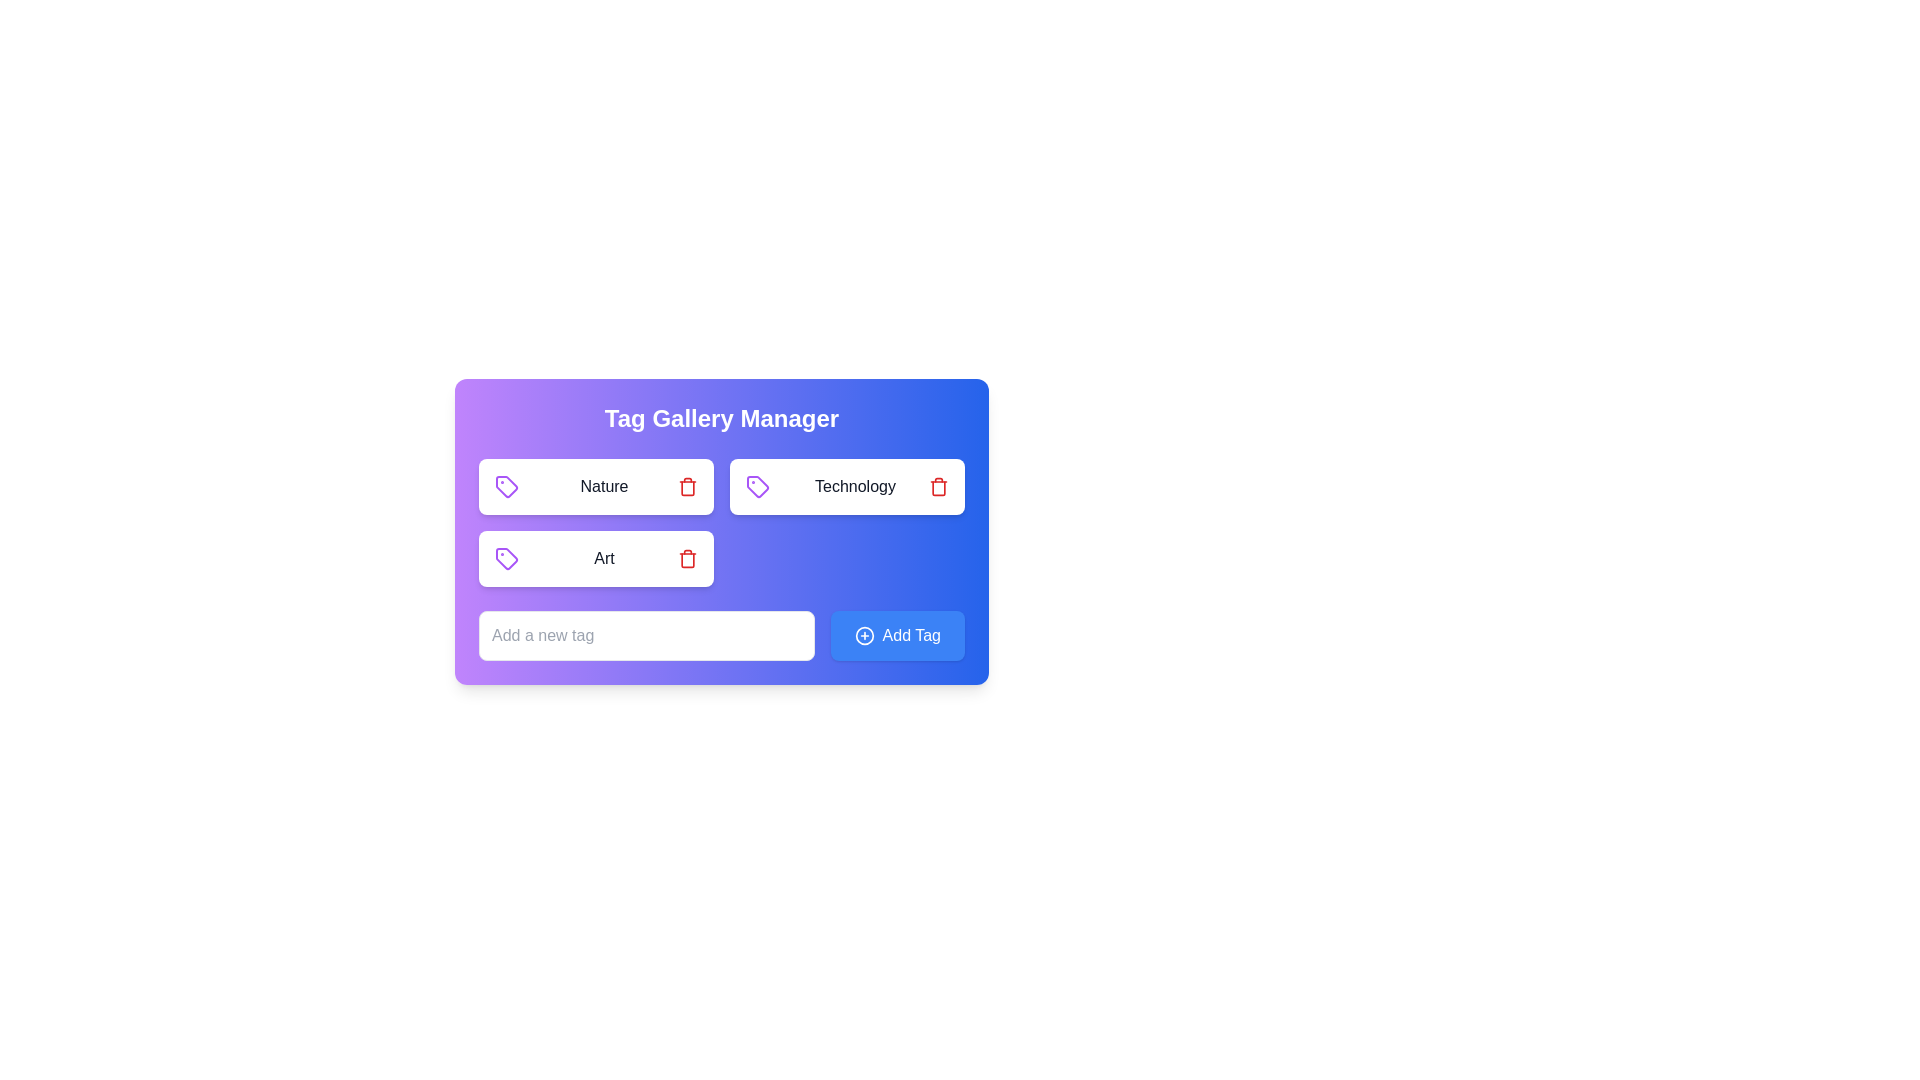 This screenshot has width=1920, height=1080. What do you see at coordinates (855, 486) in the screenshot?
I see `the static text label displaying 'Technology' within the card labeled 'Technology' in the 'Tag Gallery Manager'. This label is centrally positioned between a purple tag icon and a red delete icon` at bounding box center [855, 486].